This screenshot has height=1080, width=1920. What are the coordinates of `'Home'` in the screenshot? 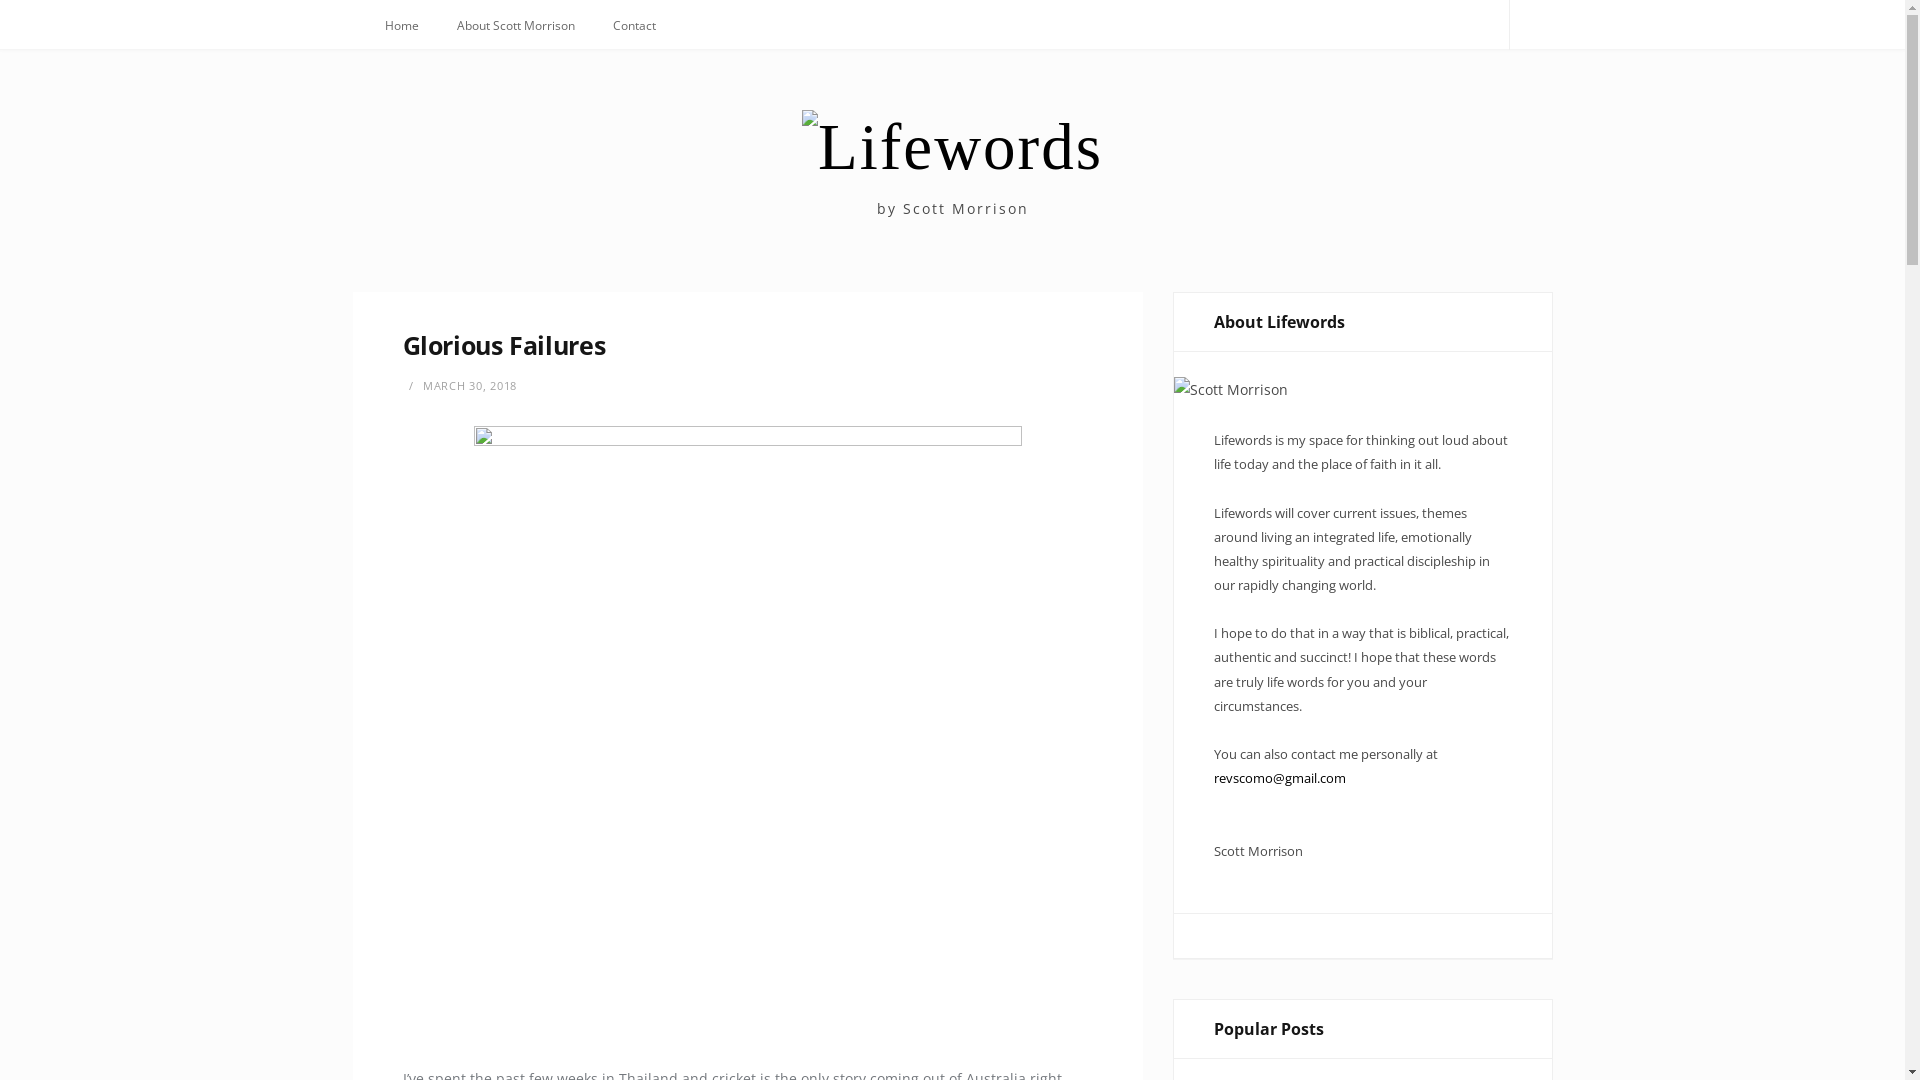 It's located at (368, 26).